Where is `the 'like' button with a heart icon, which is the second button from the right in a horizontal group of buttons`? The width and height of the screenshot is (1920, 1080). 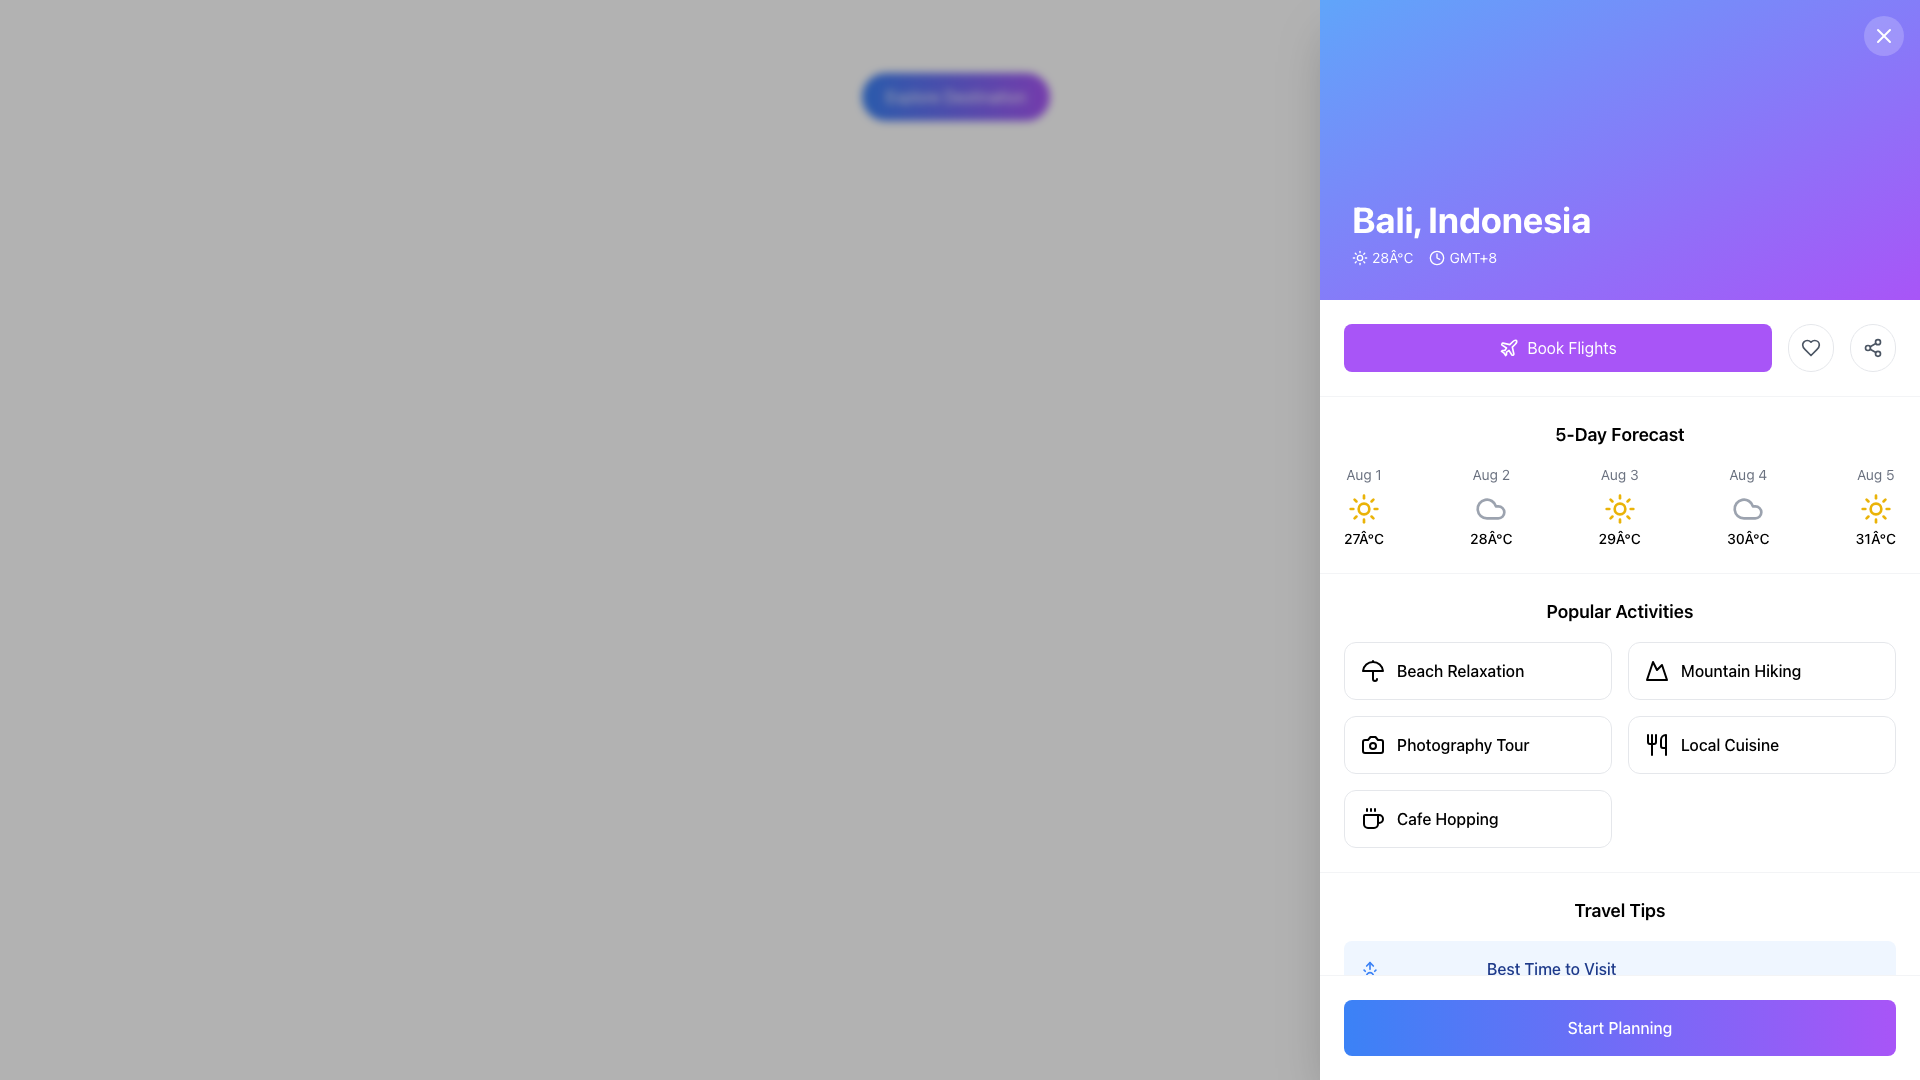
the 'like' button with a heart icon, which is the second button from the right in a horizontal group of buttons is located at coordinates (1810, 346).